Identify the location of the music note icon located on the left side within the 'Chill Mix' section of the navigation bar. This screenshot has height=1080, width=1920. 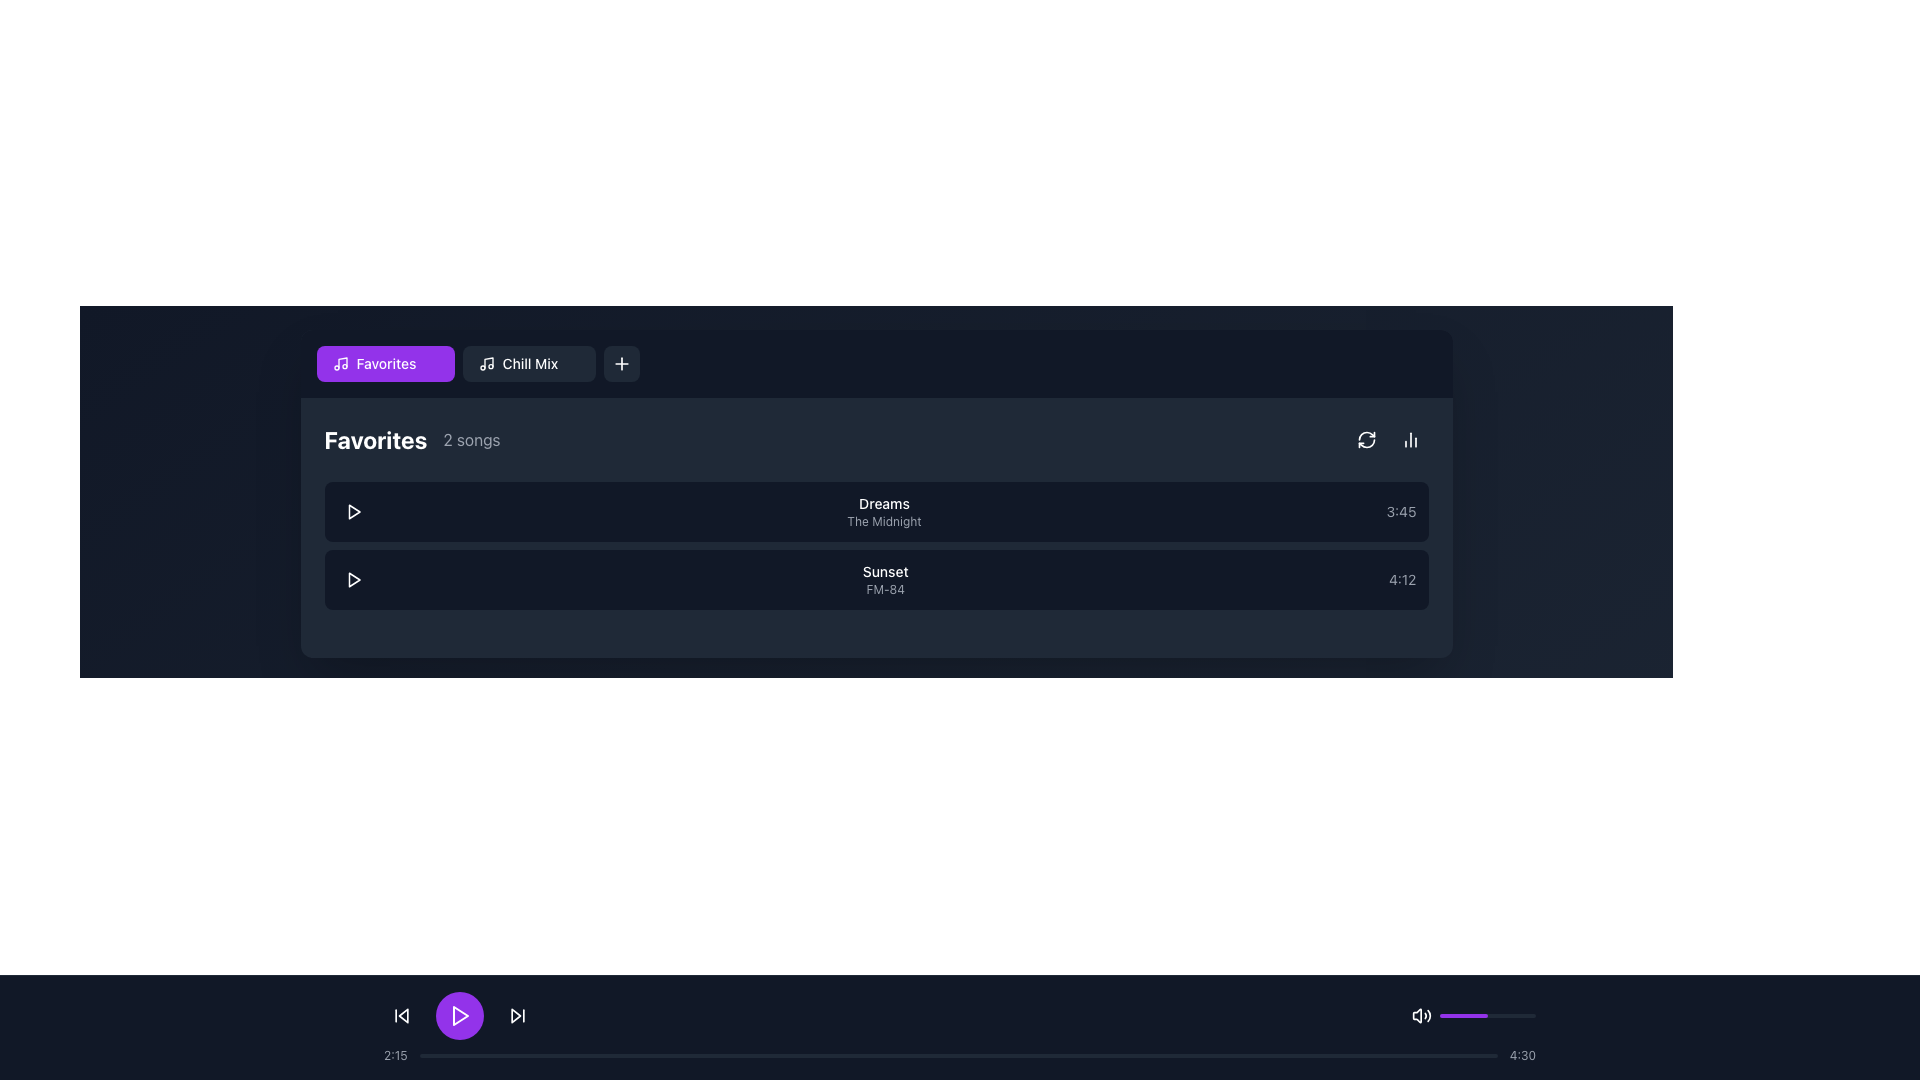
(486, 363).